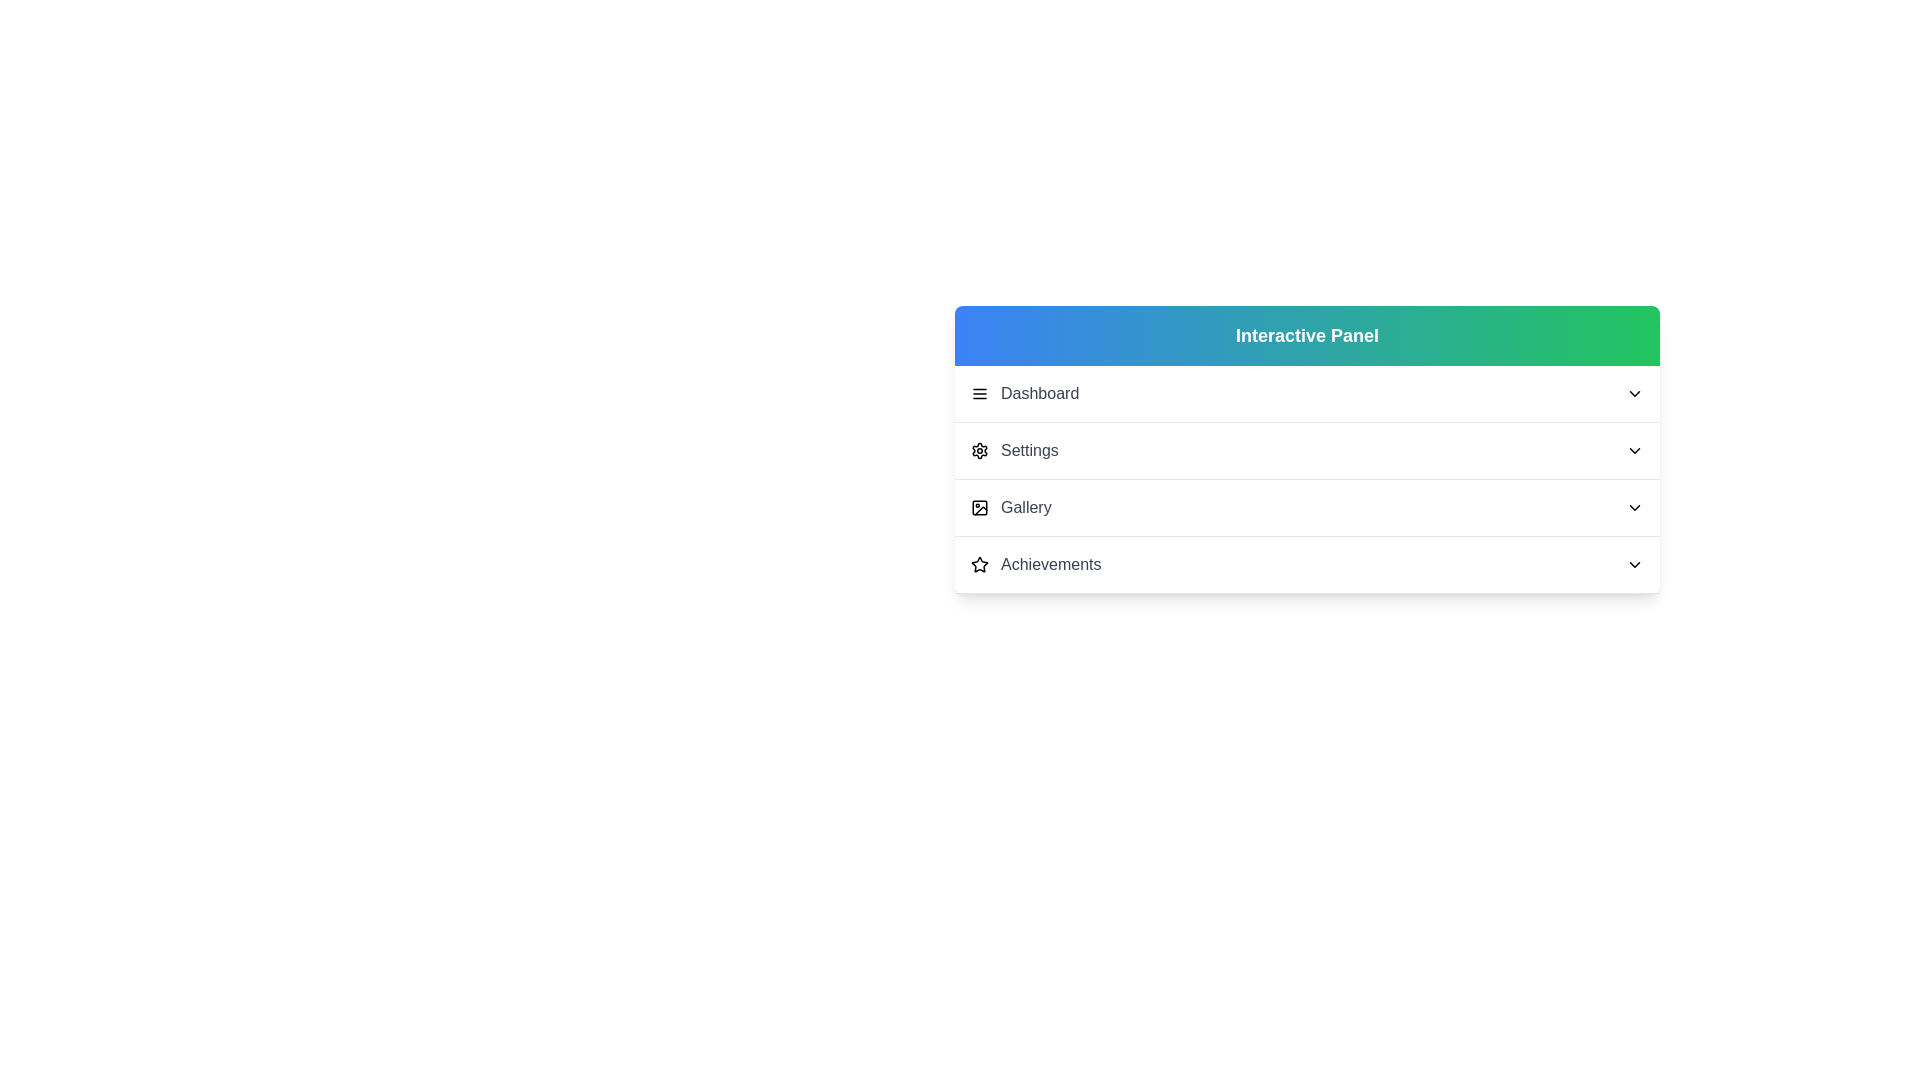 Image resolution: width=1920 pixels, height=1080 pixels. What do you see at coordinates (1050, 564) in the screenshot?
I see `the 'Achievements' text label, which is located at the bottom of a vertical list within a menu panel, aligned to the right of a star-shaped icon` at bounding box center [1050, 564].